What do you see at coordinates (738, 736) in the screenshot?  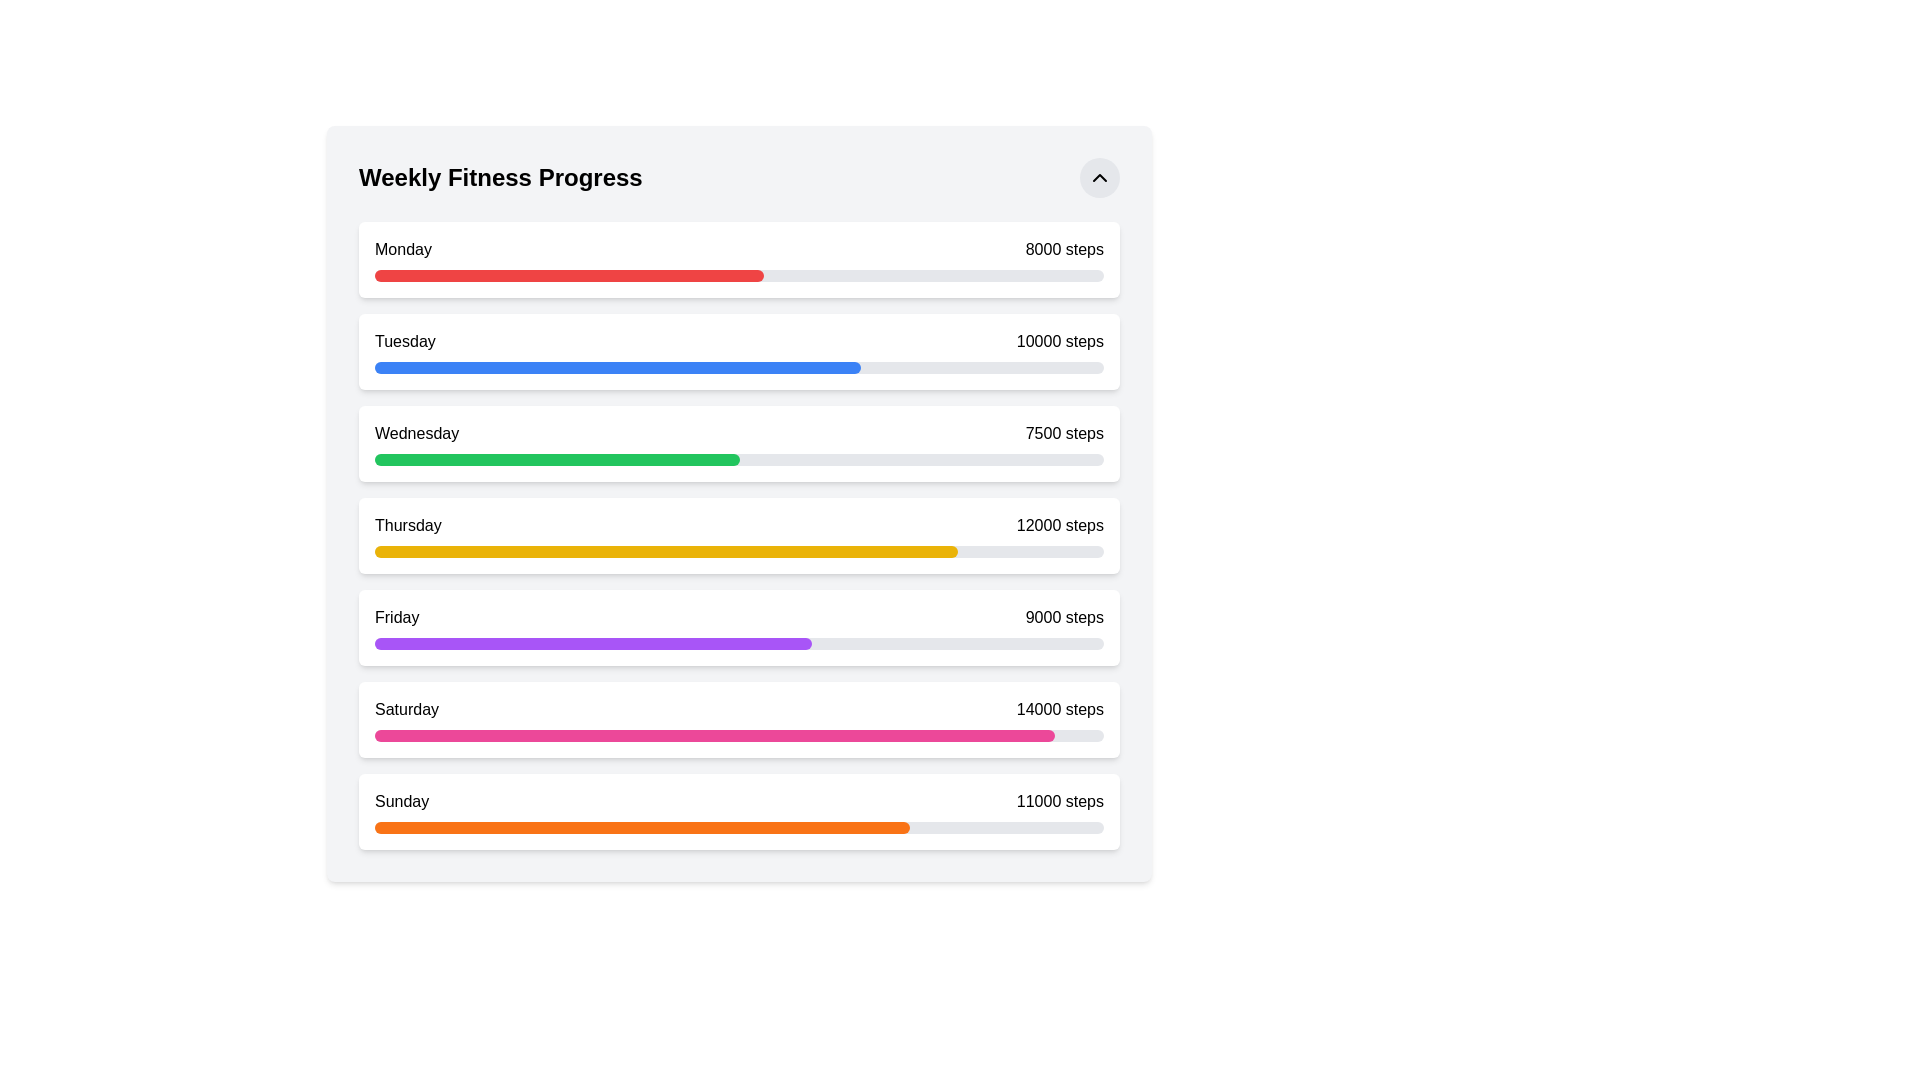 I see `the progress bar representing Saturday's fitness goals, which is the sixth item in a vertical list under the label 'Saturday', positioned between 'Friday' and 'Sunday'` at bounding box center [738, 736].